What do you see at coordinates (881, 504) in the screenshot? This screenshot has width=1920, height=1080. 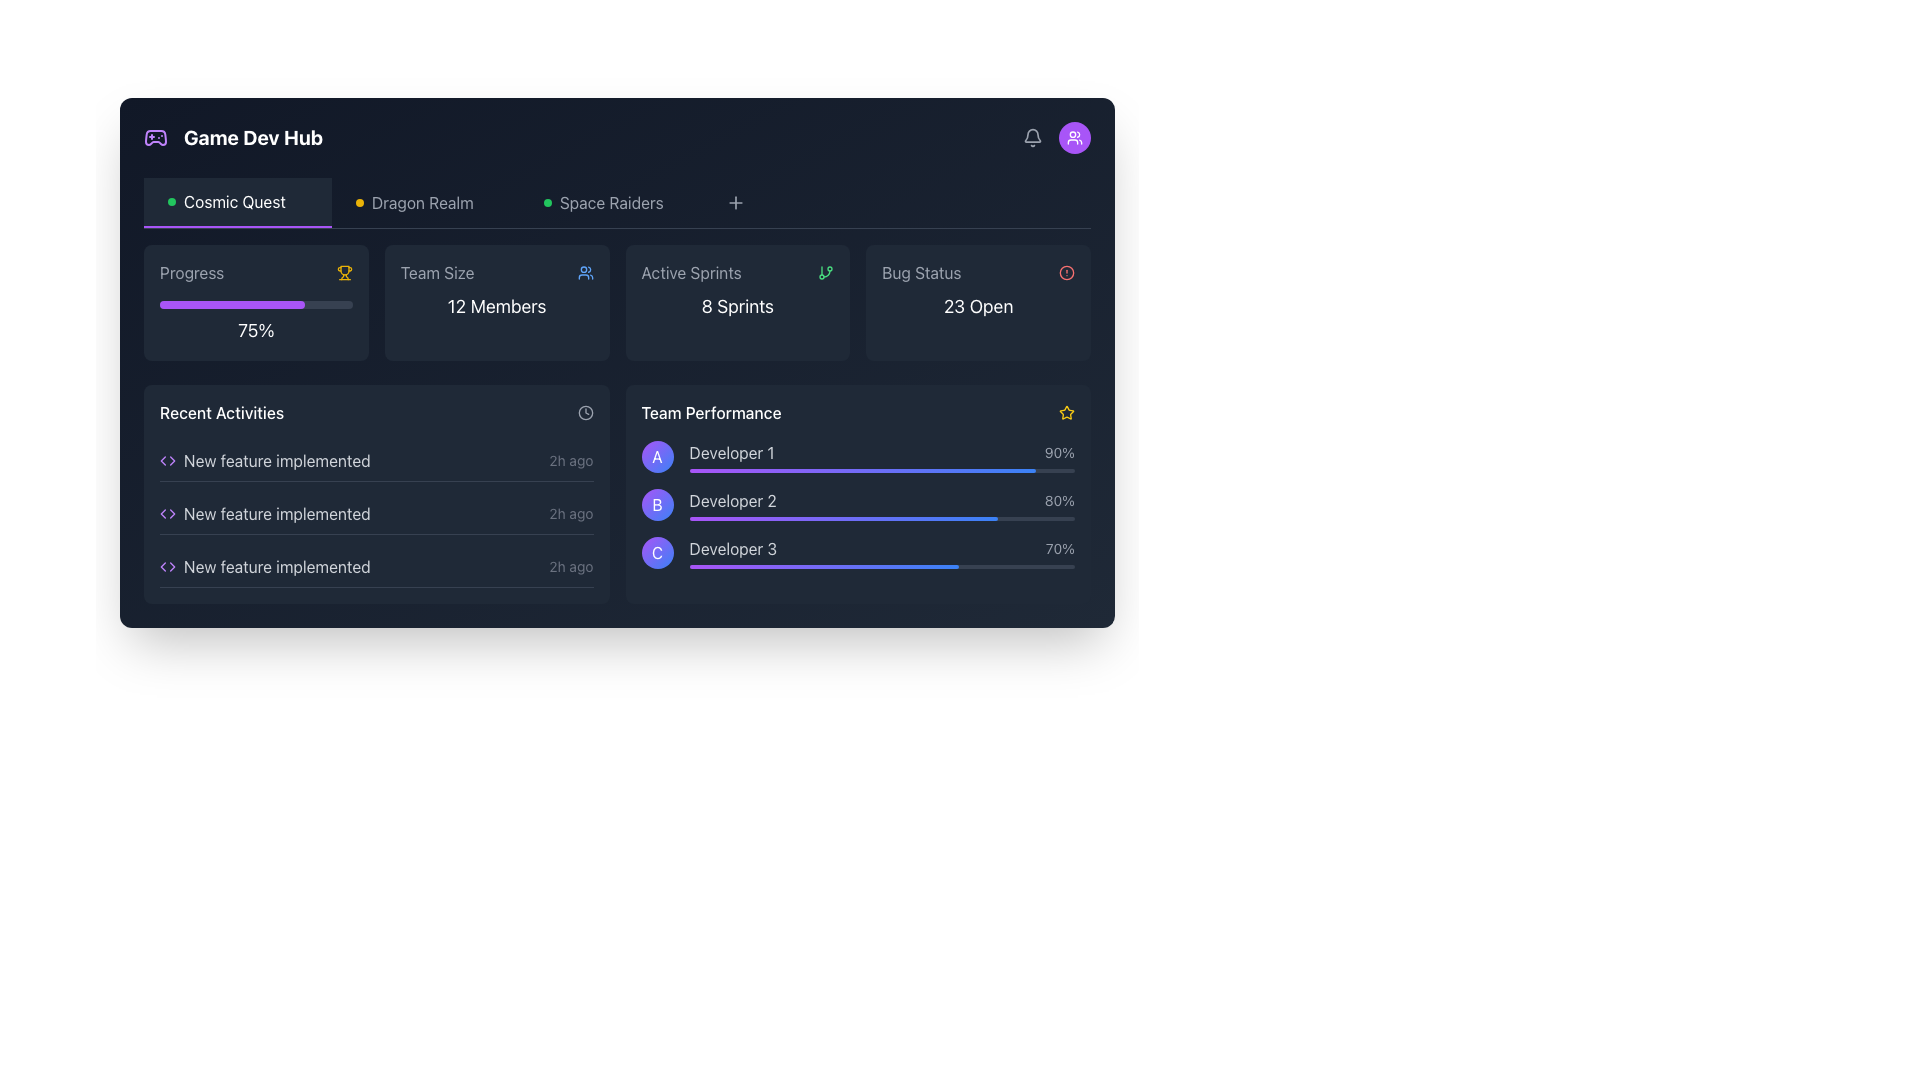 I see `the progress indicator displaying 'Developer 280%' with a filled gradient progress bar and '80%' to the right, located in the 'Team Performance' section` at bounding box center [881, 504].